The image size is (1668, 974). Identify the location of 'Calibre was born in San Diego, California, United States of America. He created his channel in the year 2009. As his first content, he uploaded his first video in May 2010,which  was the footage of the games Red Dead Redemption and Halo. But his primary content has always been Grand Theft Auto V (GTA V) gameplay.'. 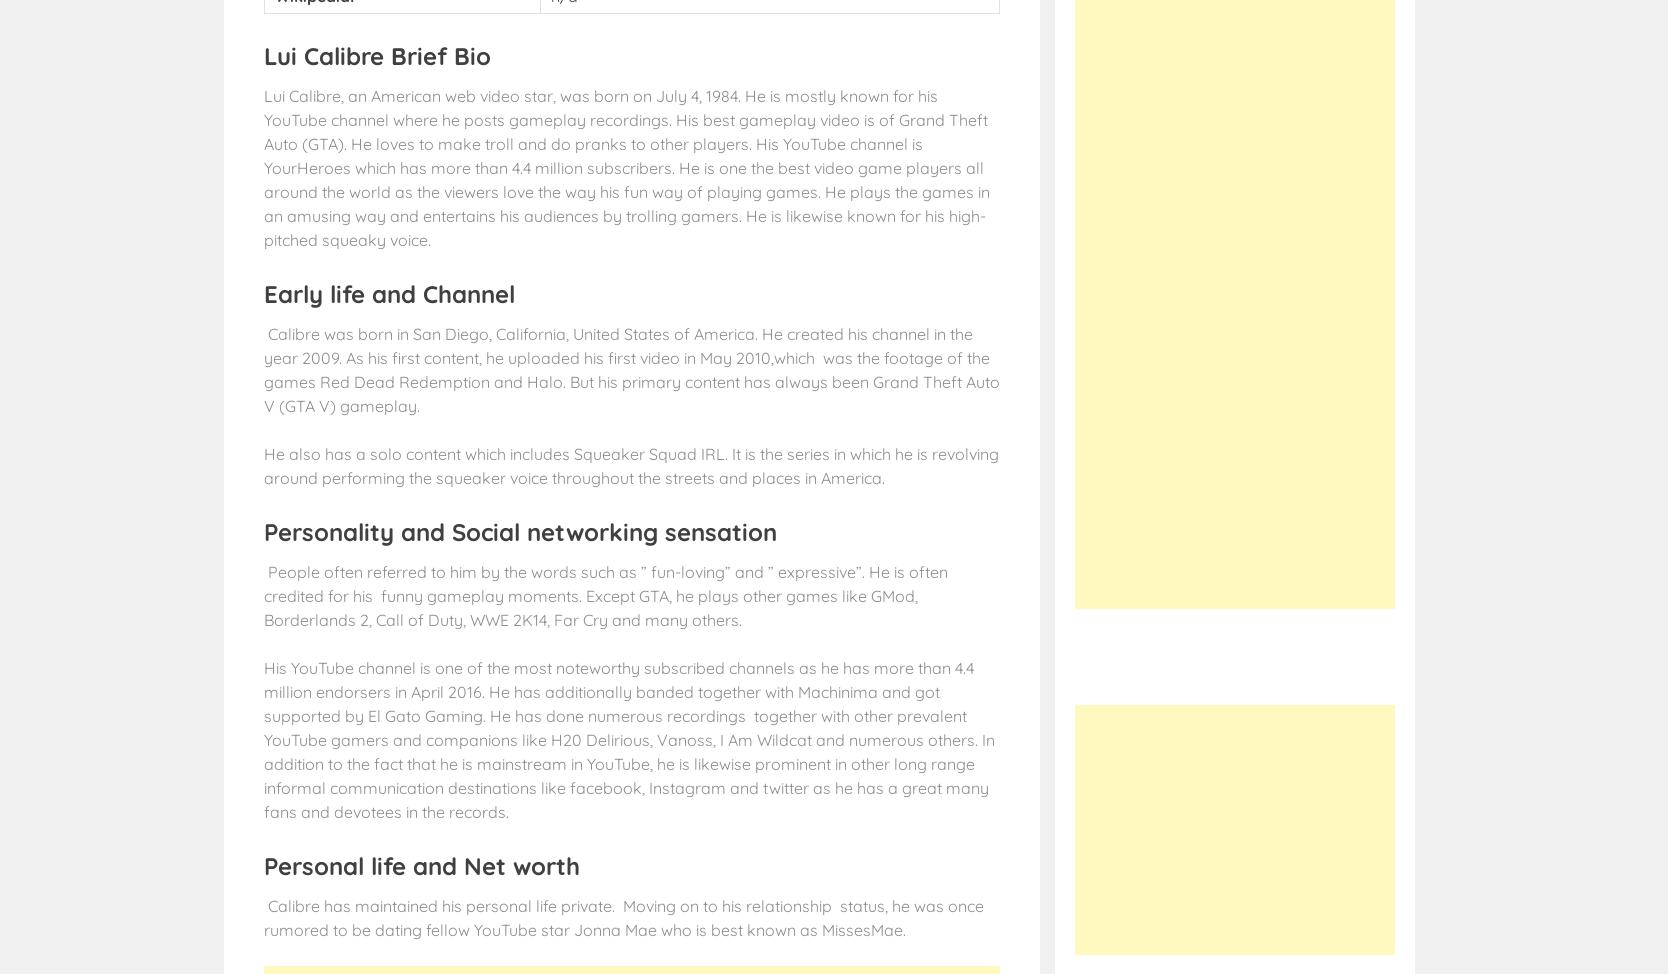
(631, 369).